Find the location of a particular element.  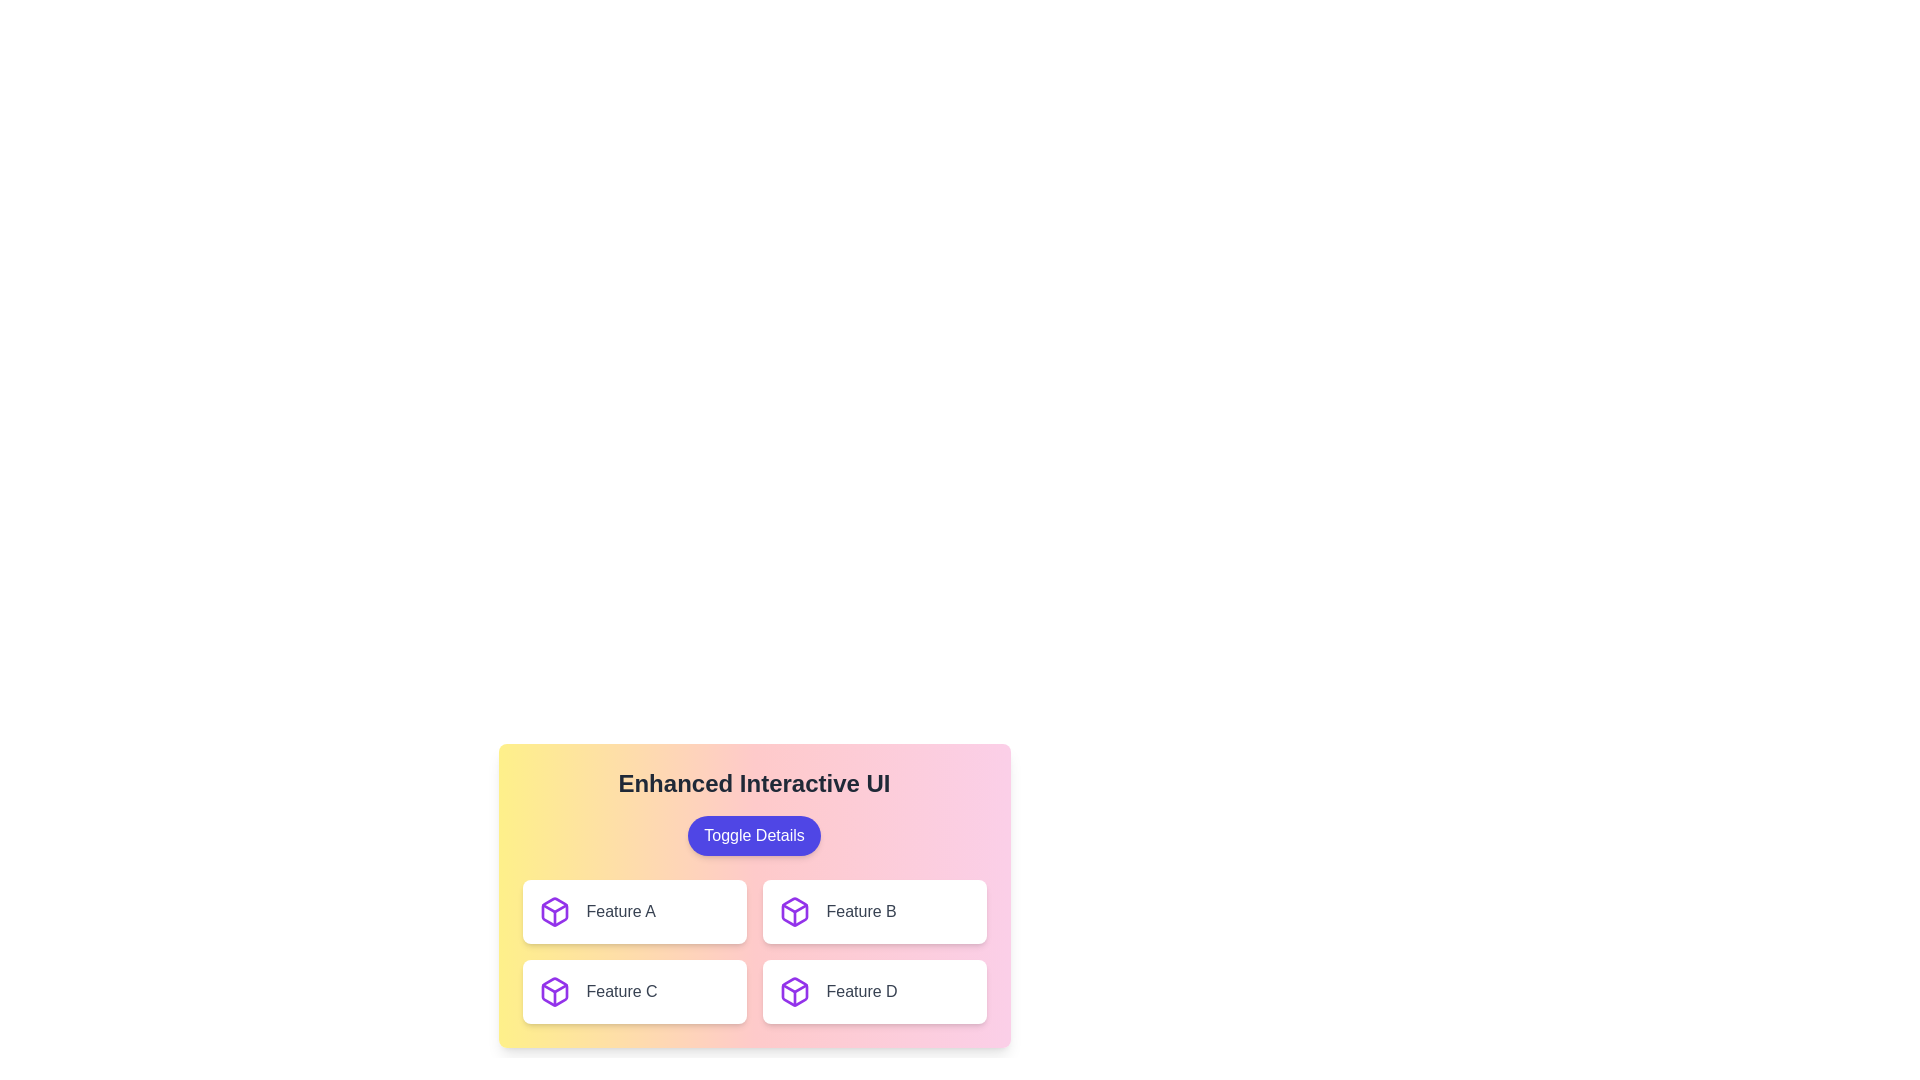

the purple 3D box icon representing 'Feature A' is located at coordinates (554, 911).